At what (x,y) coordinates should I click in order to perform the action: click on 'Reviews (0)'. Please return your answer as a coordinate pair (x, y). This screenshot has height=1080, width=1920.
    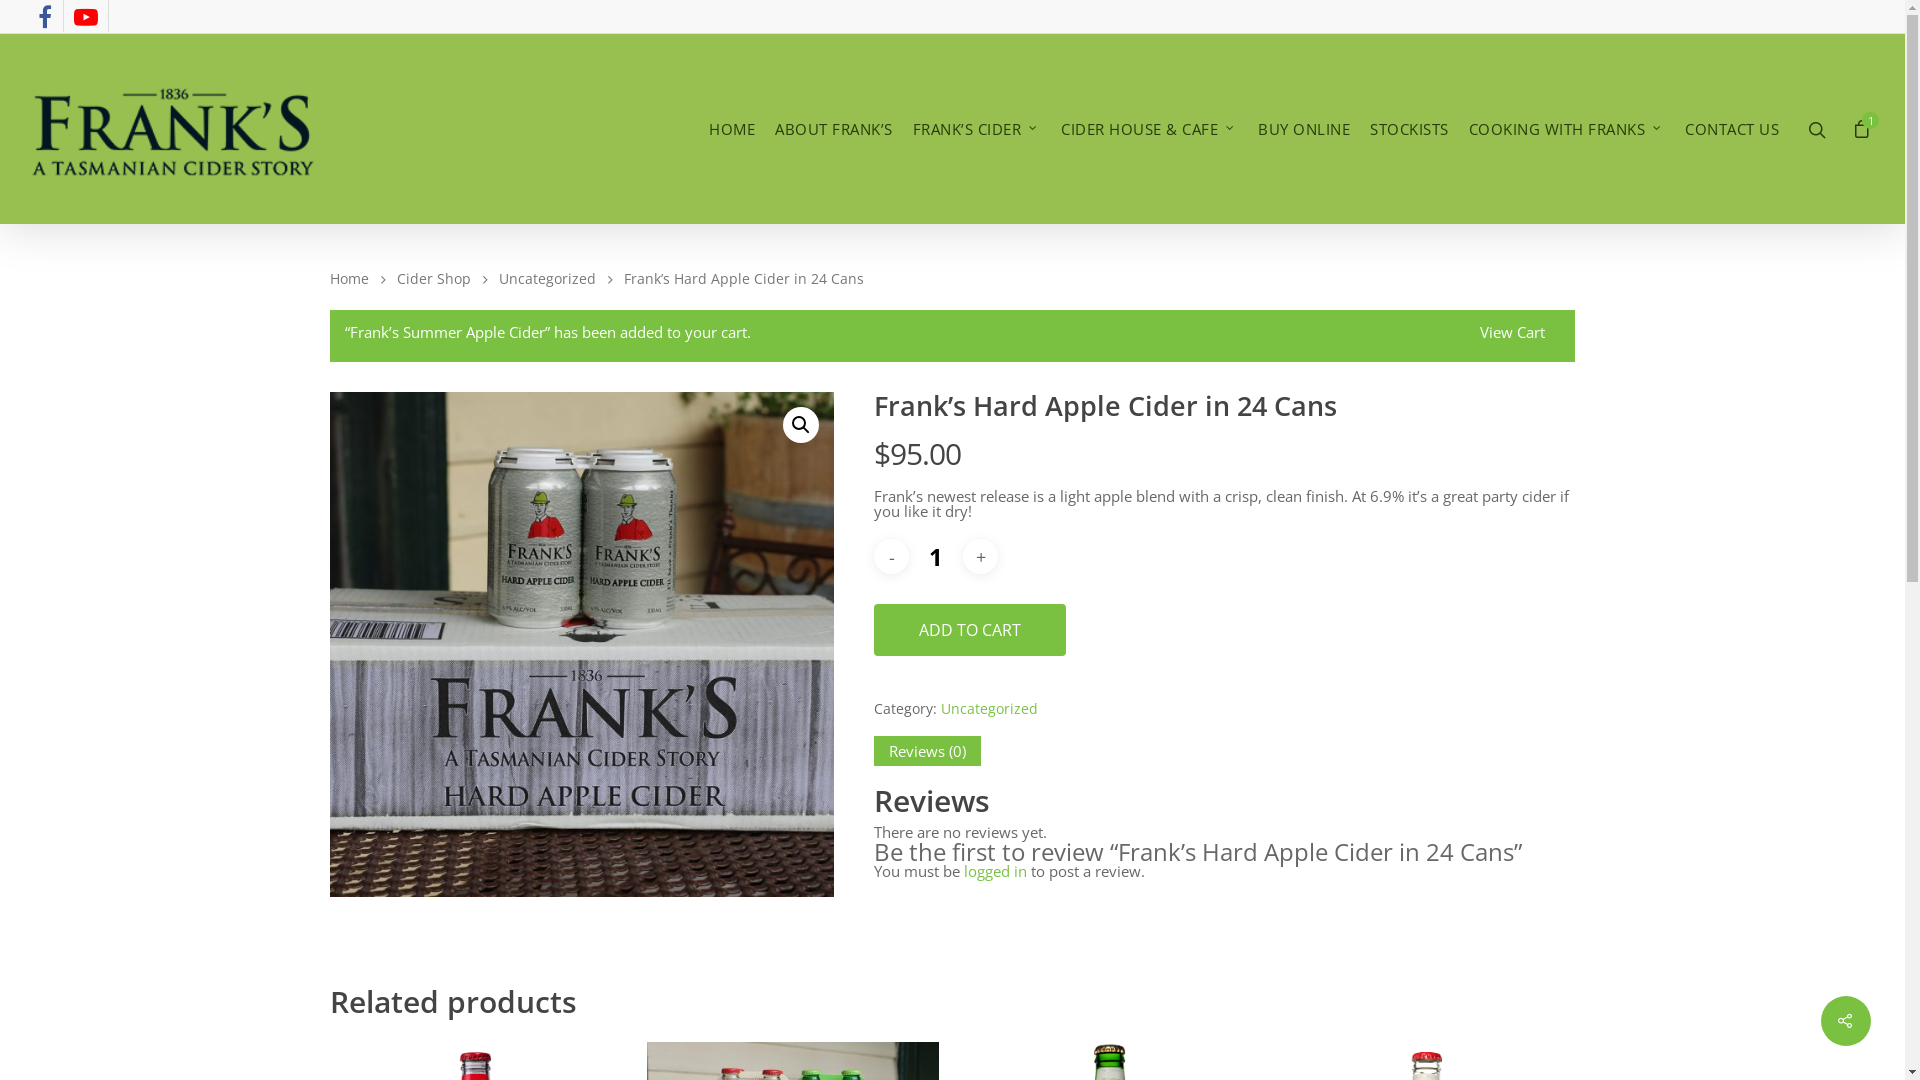
    Looking at the image, I should click on (926, 751).